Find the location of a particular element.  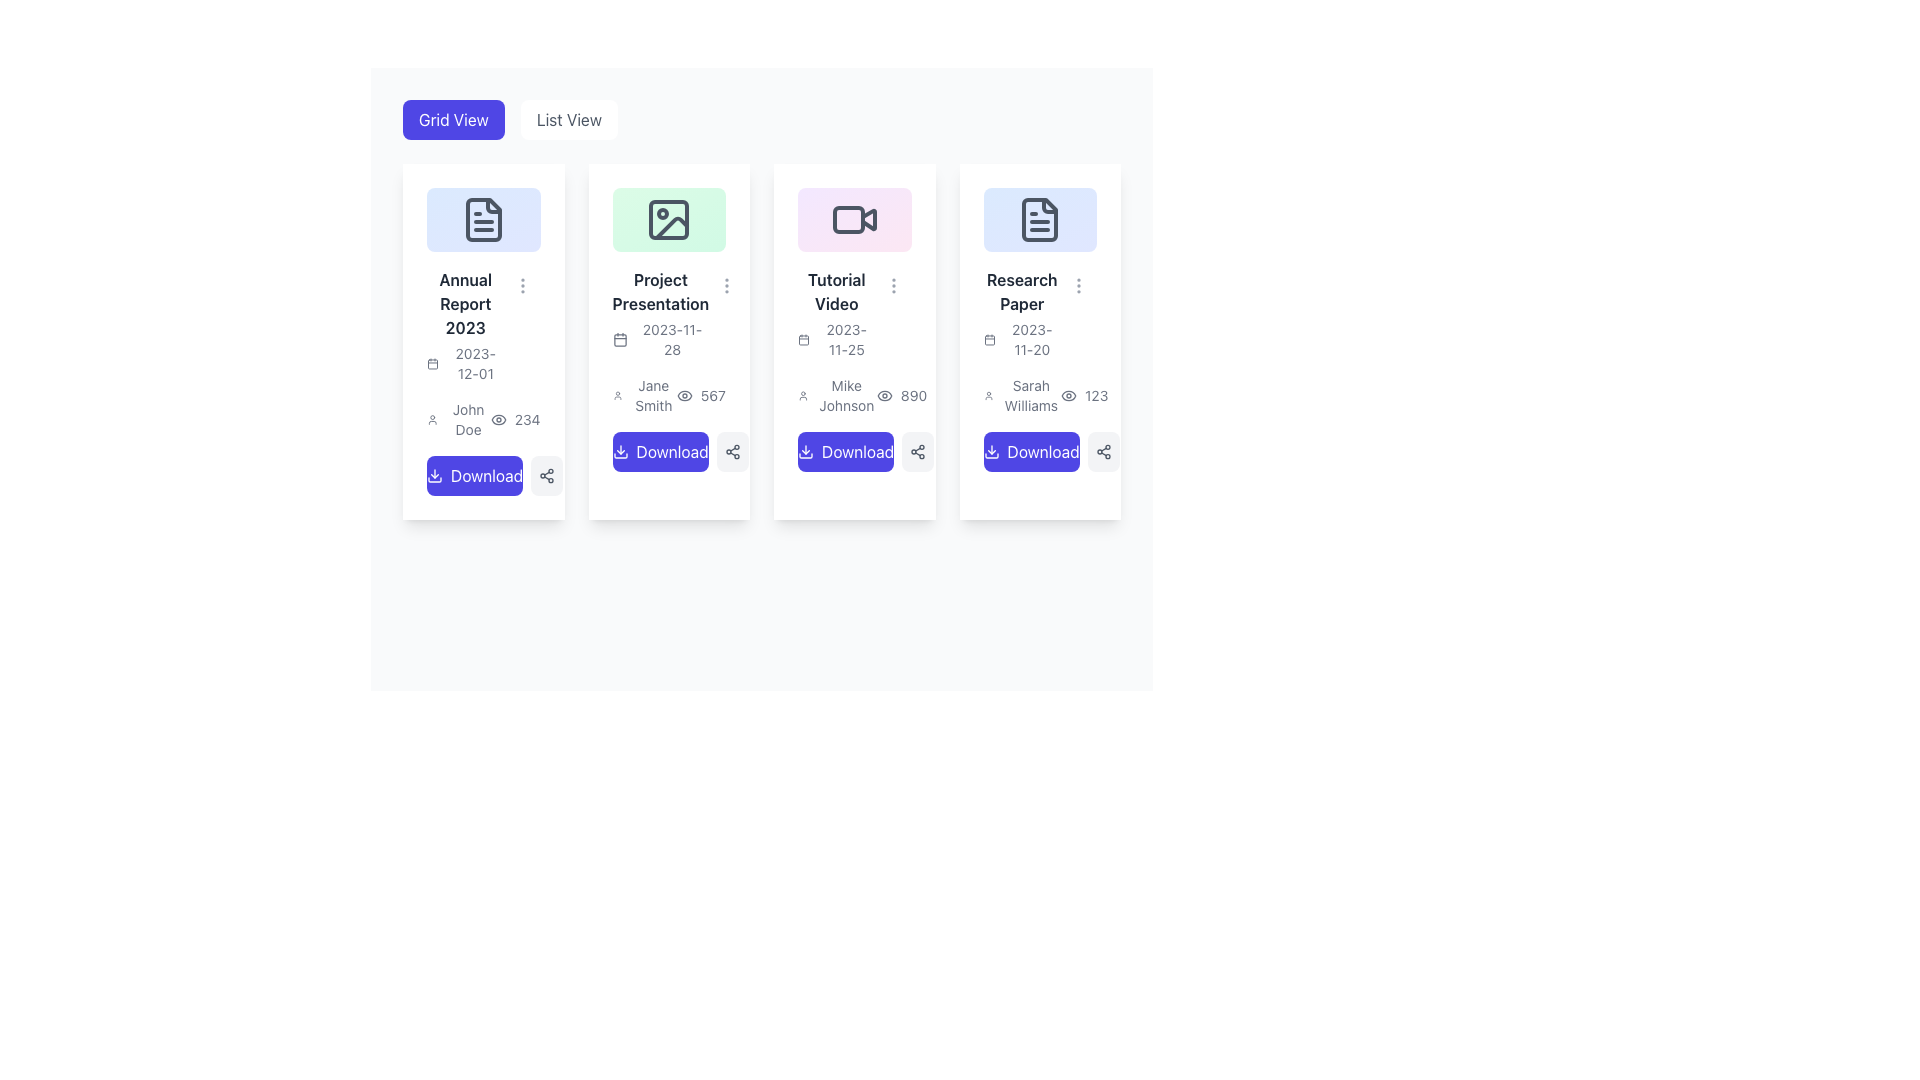

the eye-shaped visibility indicator located in the fourth content card associated with 'Research Paper' is located at coordinates (1068, 395).